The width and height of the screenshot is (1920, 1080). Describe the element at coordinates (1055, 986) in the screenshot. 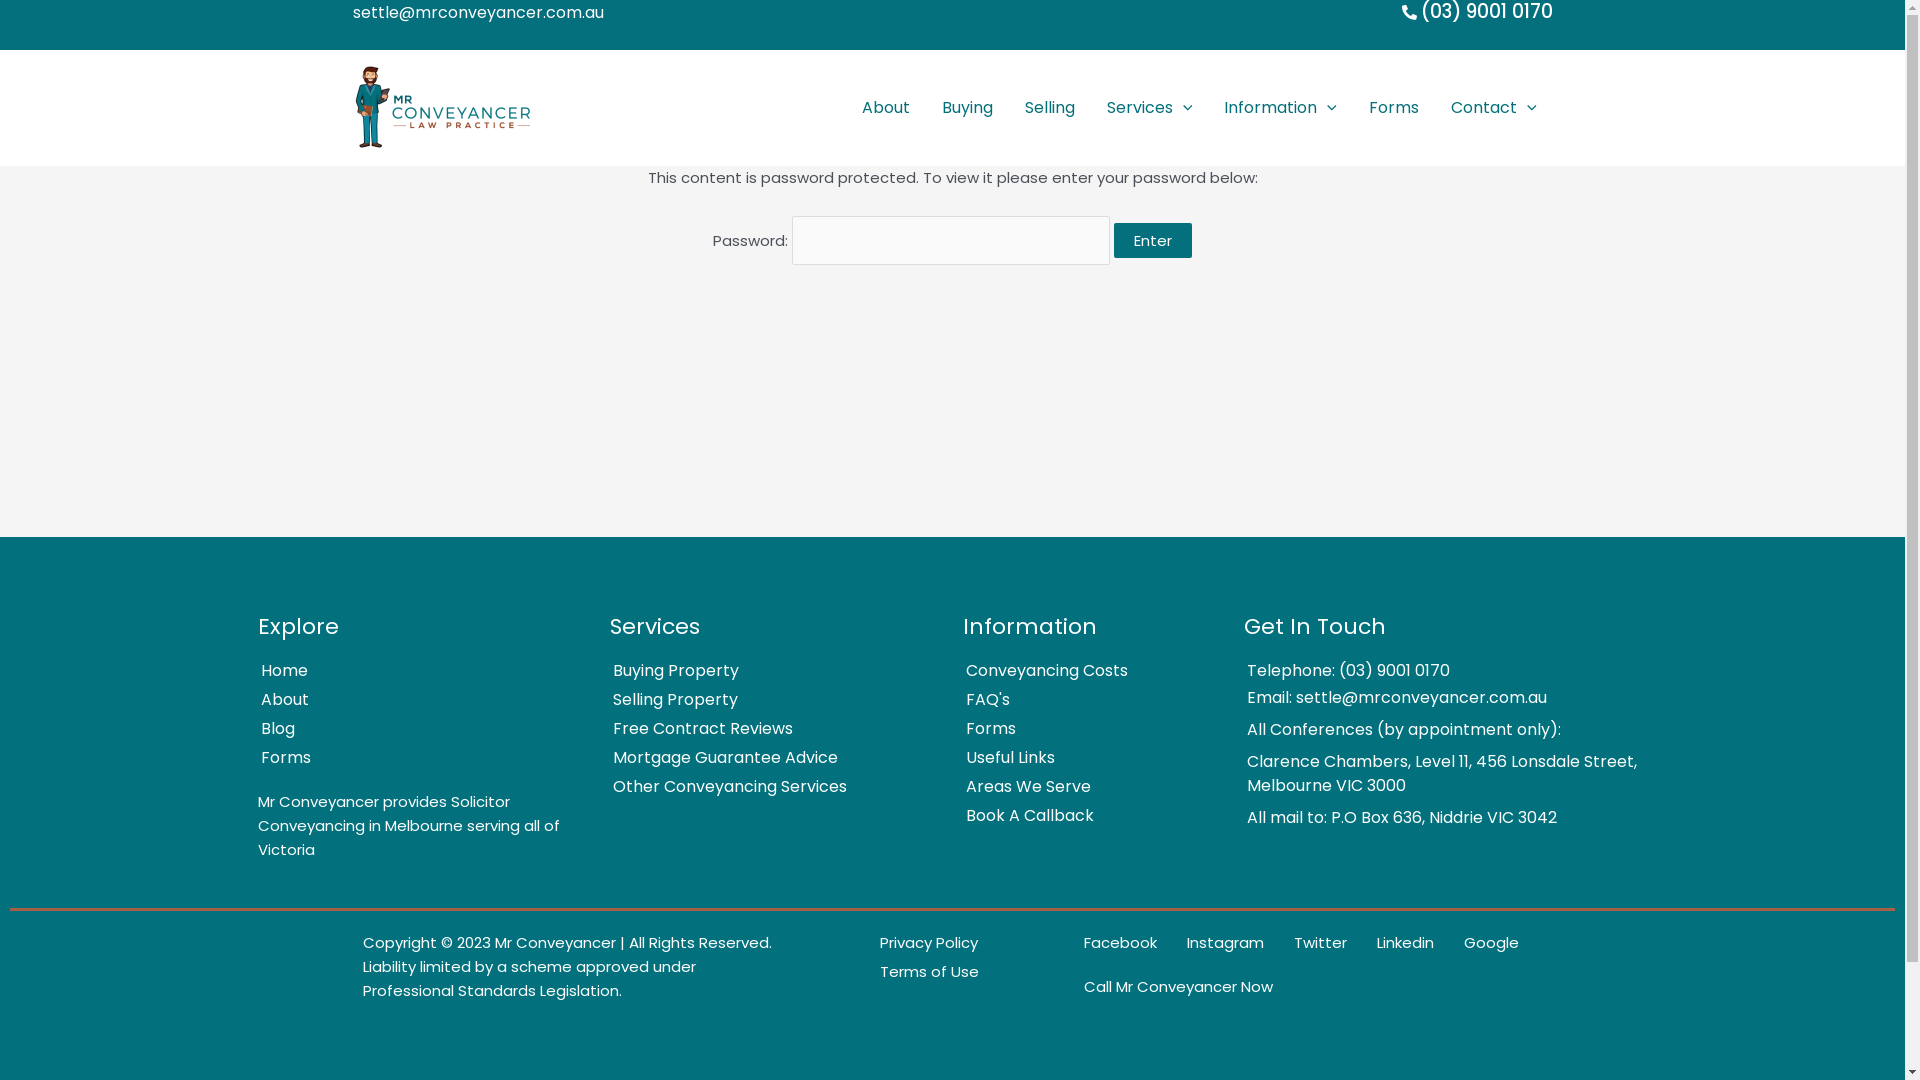

I see `'Call Mr Conveyancer Now'` at that location.